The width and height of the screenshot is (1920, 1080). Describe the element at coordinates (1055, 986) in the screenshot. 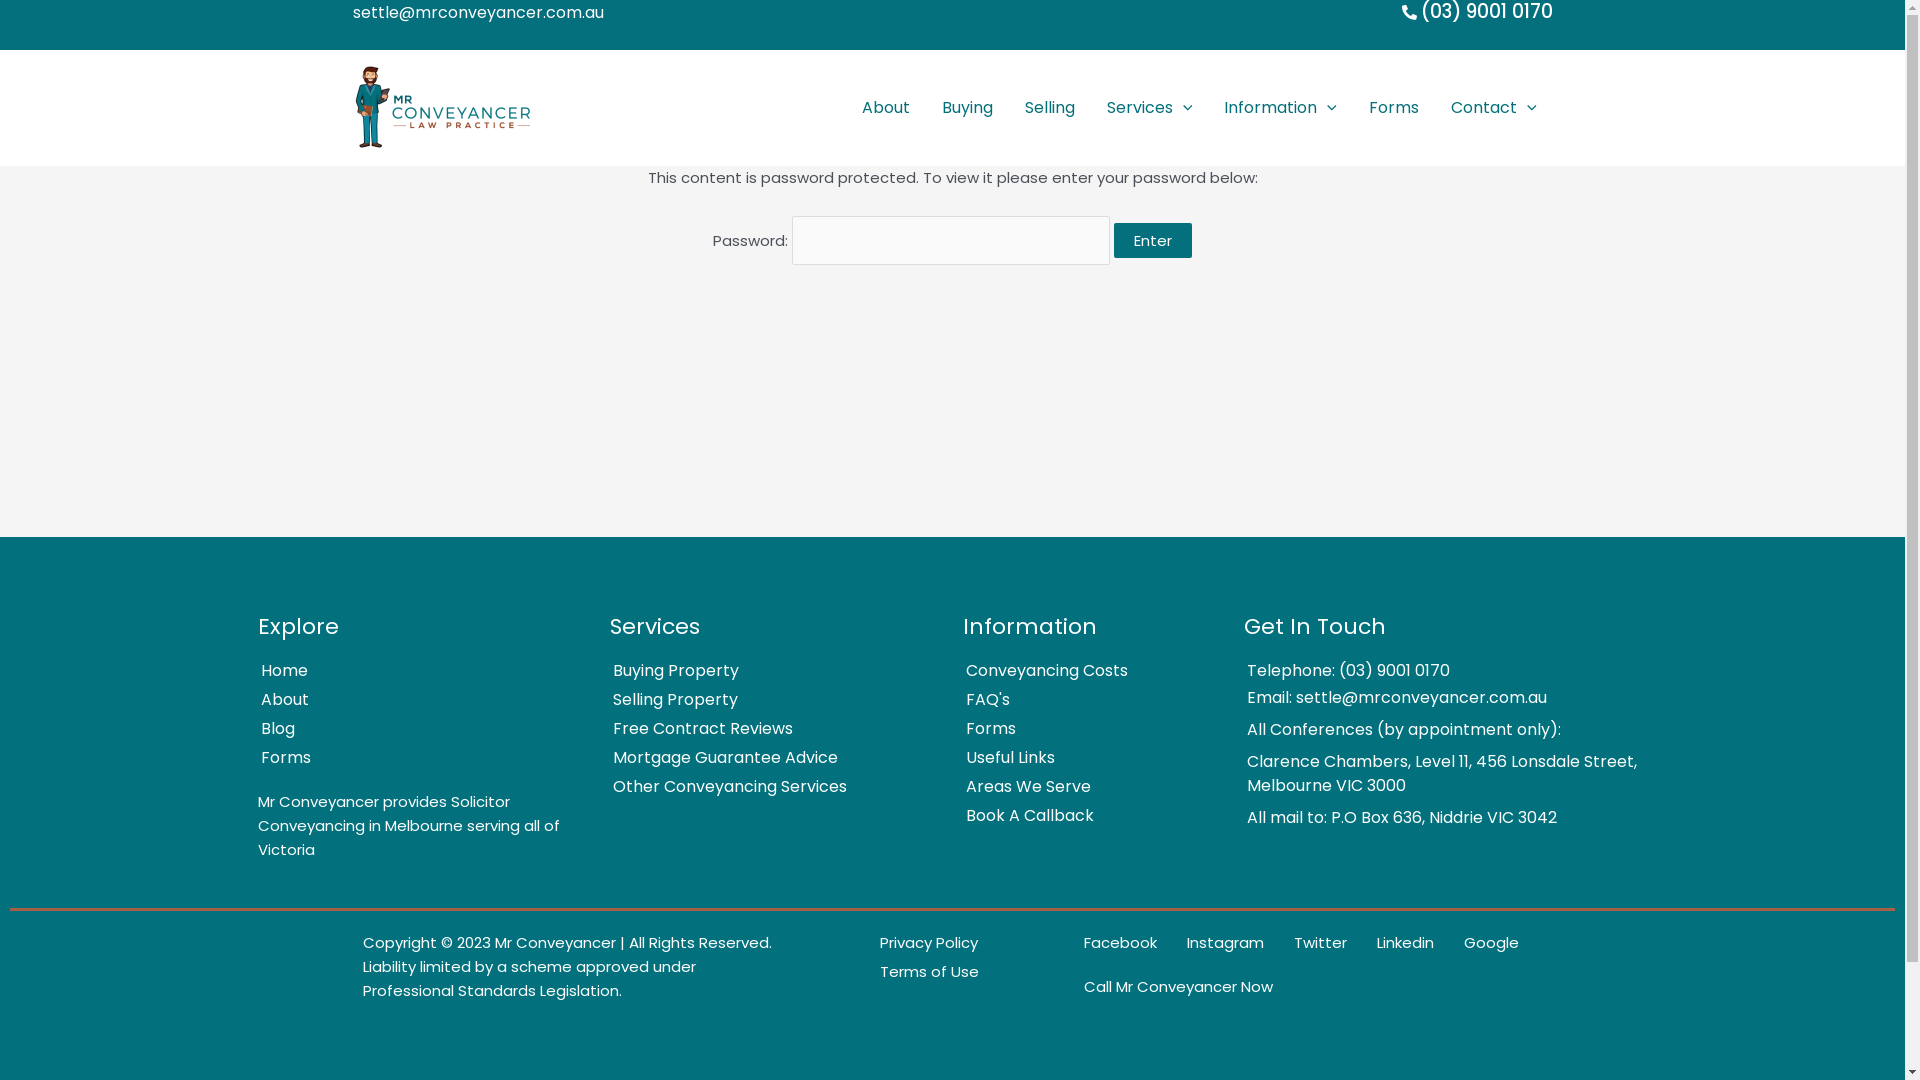

I see `'Call Mr Conveyancer Now'` at that location.